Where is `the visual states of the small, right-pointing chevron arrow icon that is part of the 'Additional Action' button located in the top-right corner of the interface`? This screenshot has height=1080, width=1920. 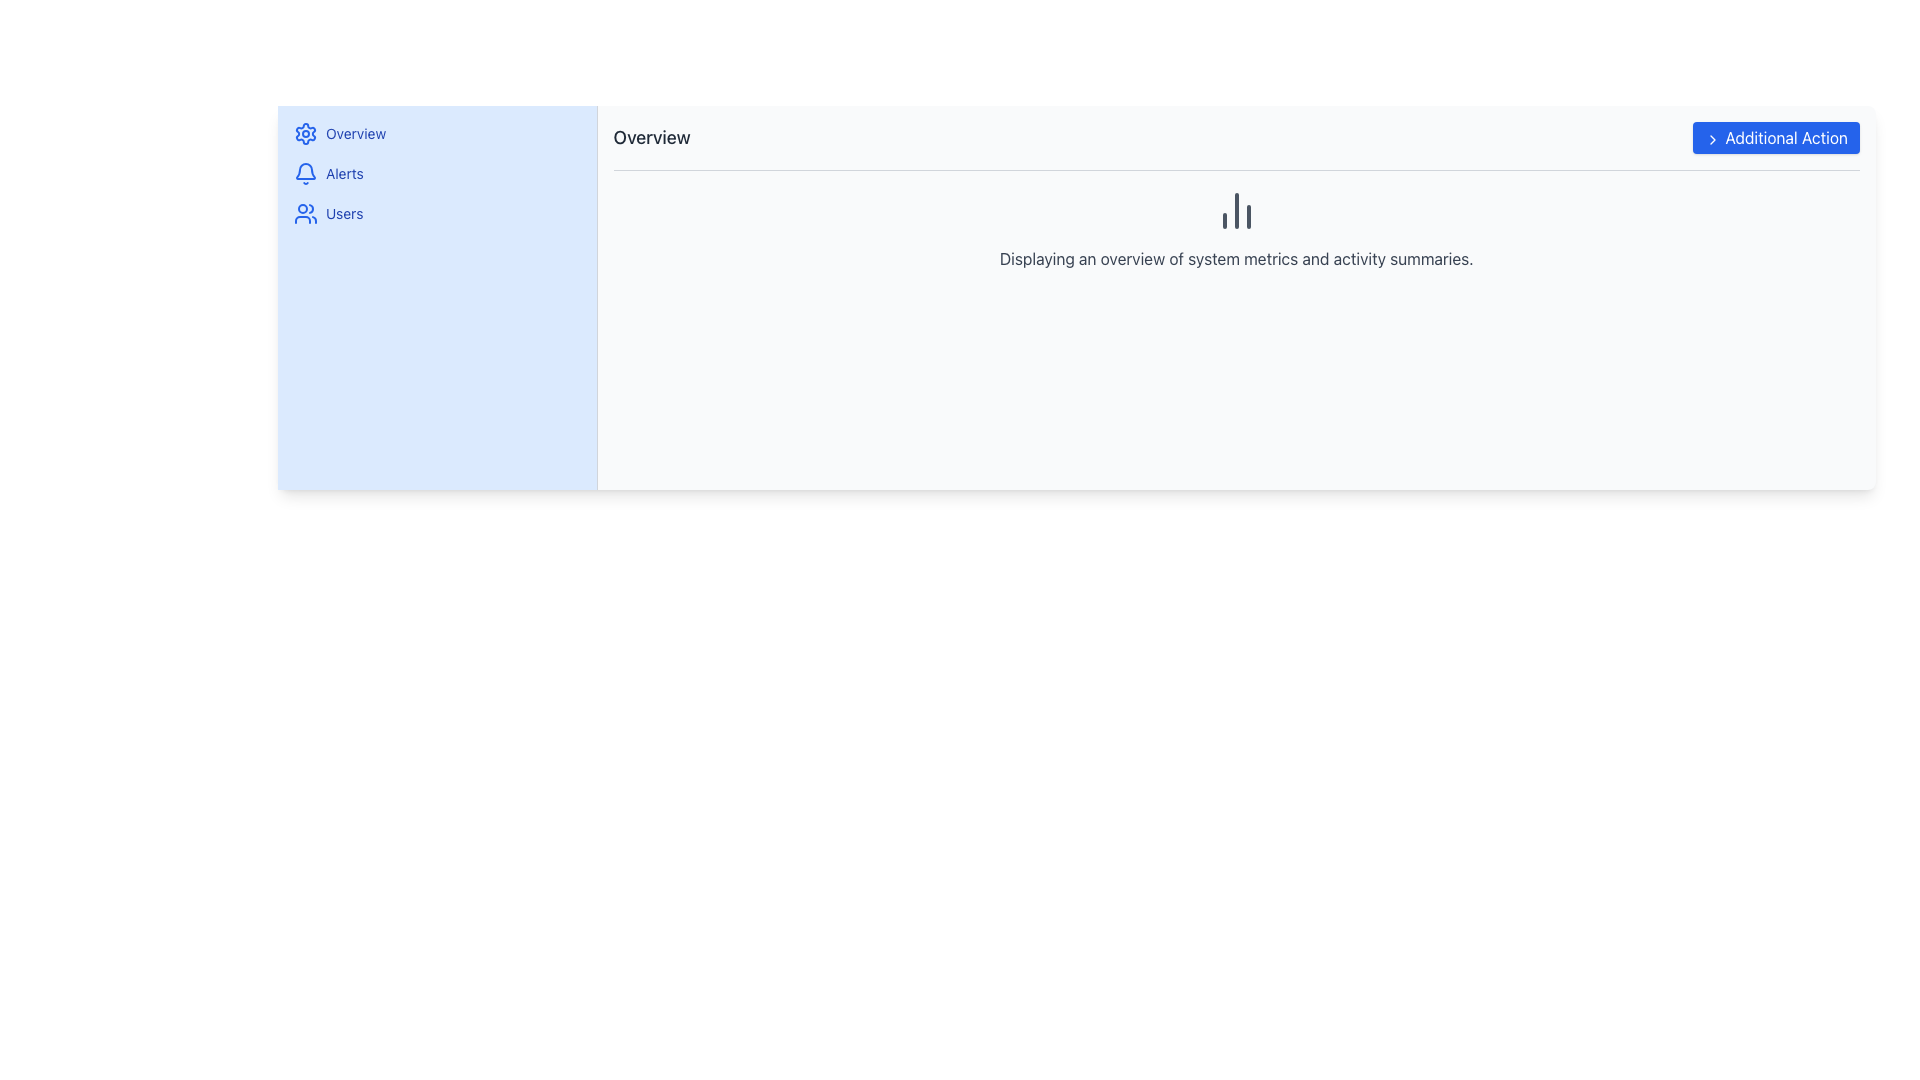 the visual states of the small, right-pointing chevron arrow icon that is part of the 'Additional Action' button located in the top-right corner of the interface is located at coordinates (1712, 138).